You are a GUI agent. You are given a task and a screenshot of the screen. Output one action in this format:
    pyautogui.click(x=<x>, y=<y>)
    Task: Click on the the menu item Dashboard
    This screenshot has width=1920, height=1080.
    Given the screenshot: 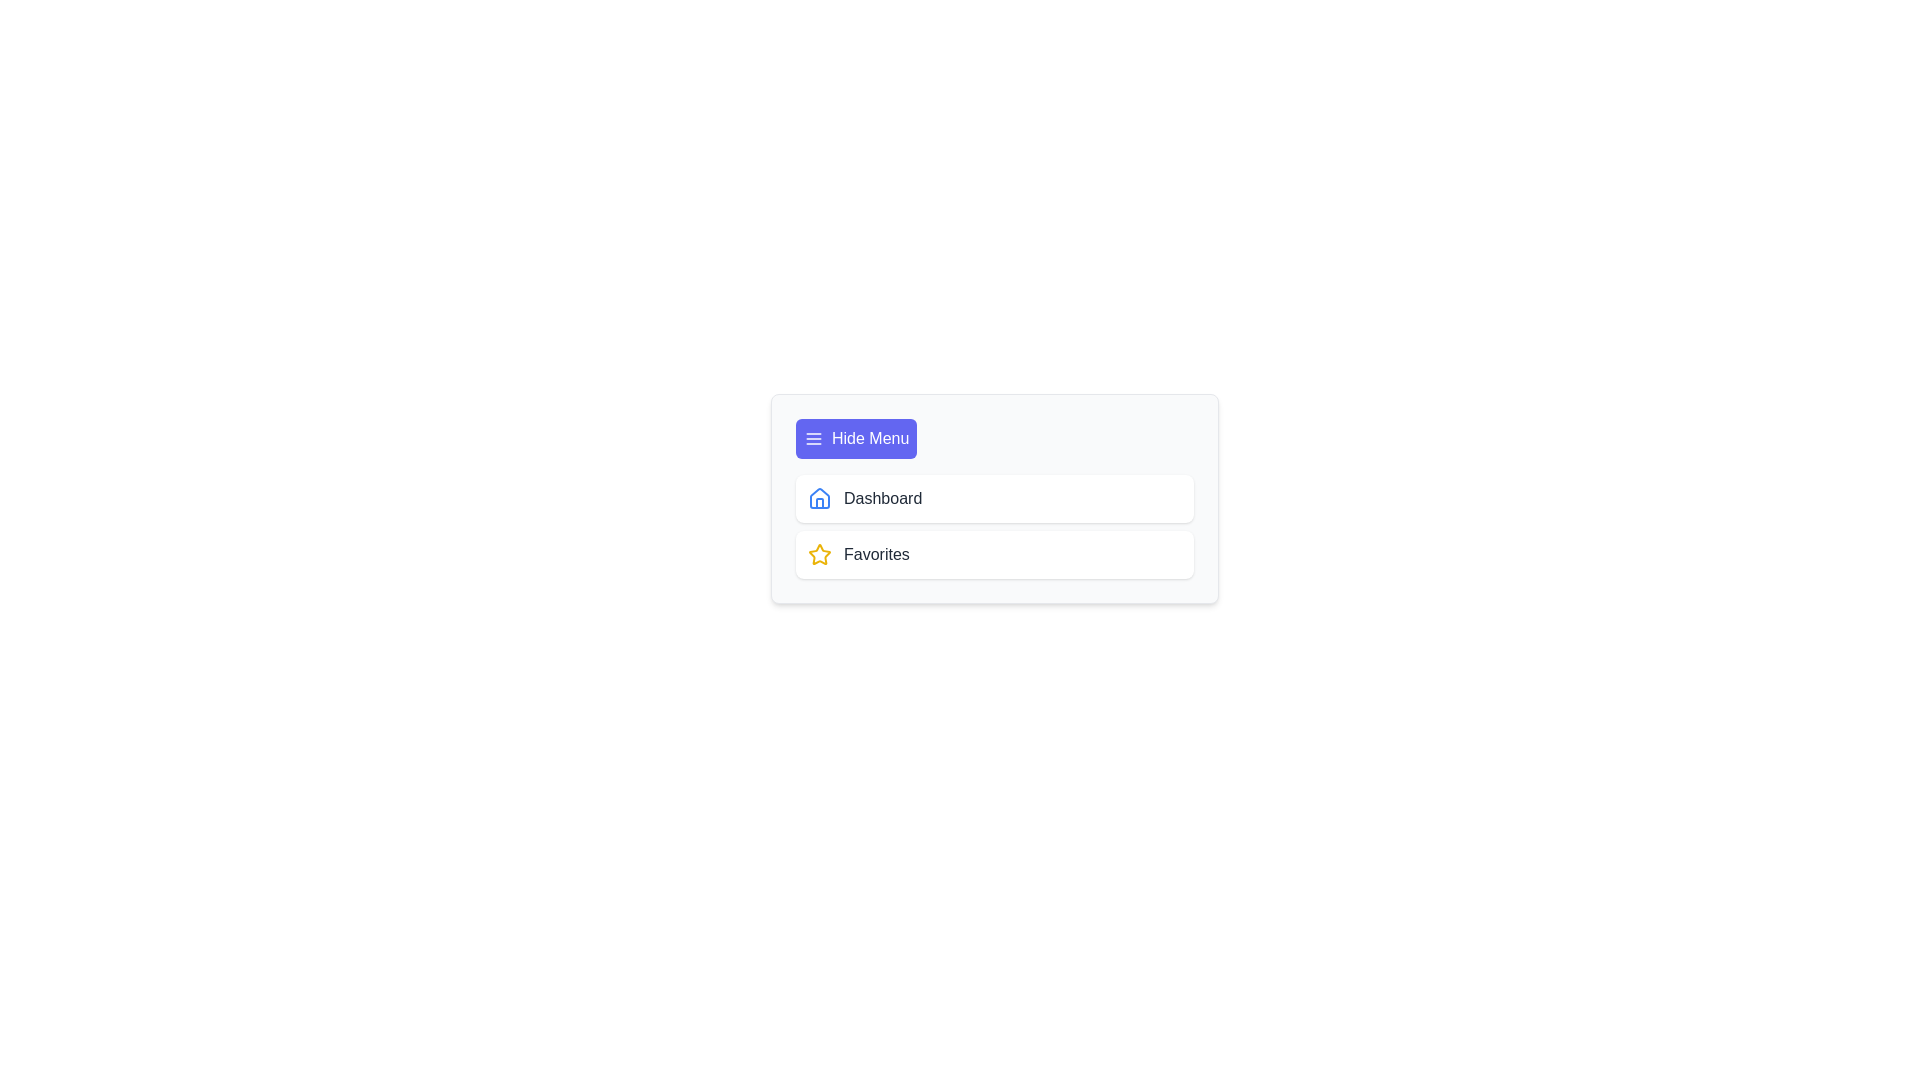 What is the action you would take?
    pyautogui.click(x=994, y=497)
    